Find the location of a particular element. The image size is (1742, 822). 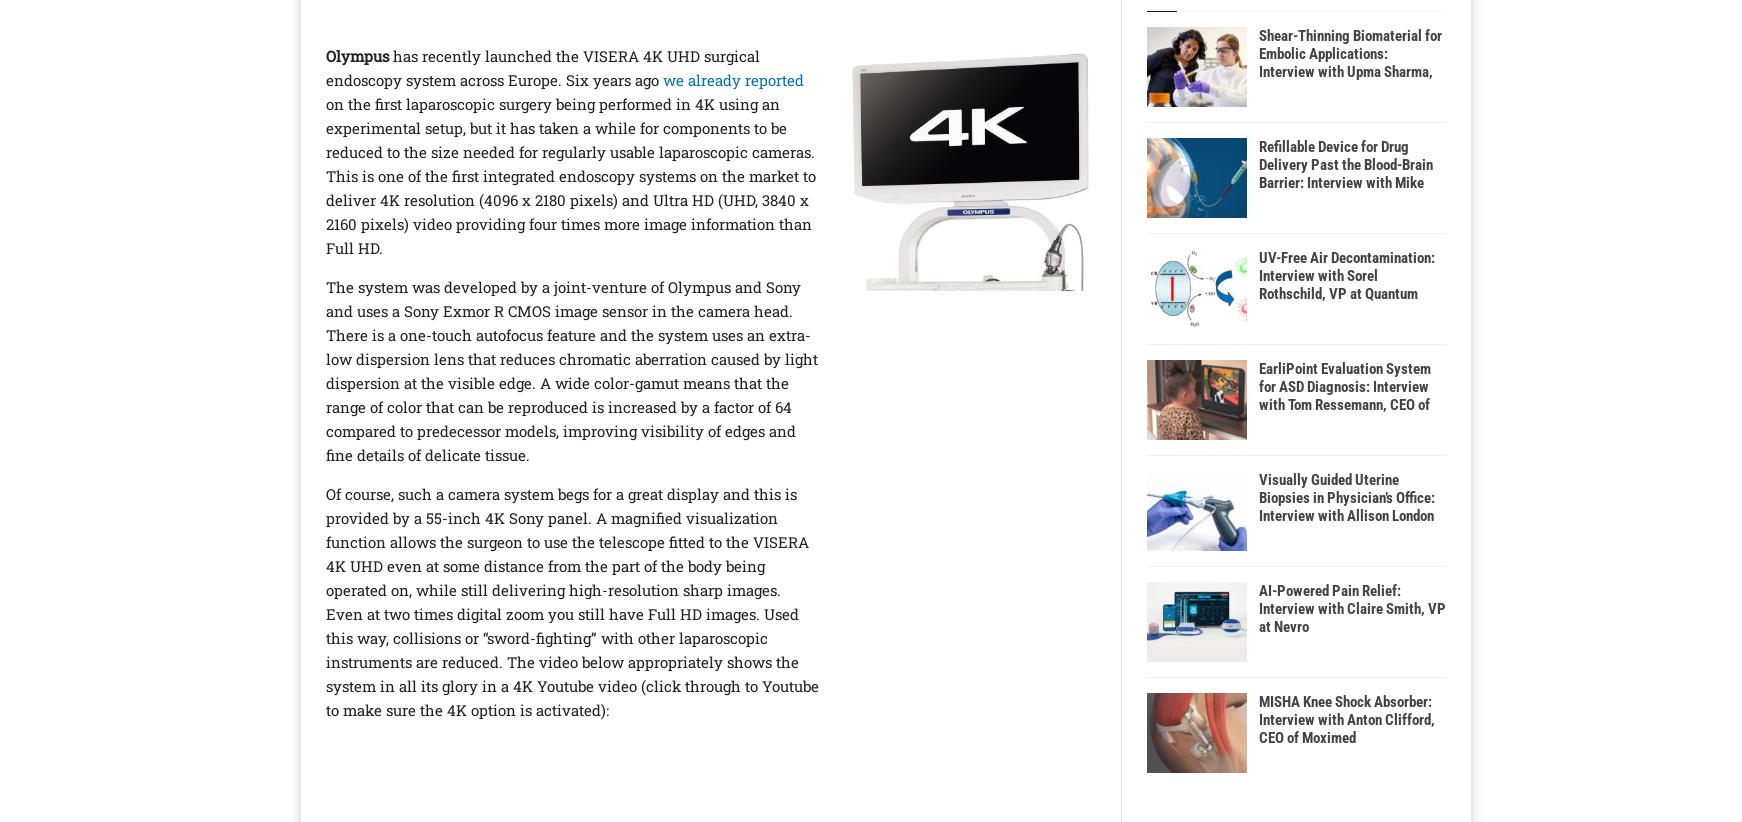

'has recently launched the VISERA 4K UHD surgical endoscopy system across Europe. Six years ago' is located at coordinates (542, 67).